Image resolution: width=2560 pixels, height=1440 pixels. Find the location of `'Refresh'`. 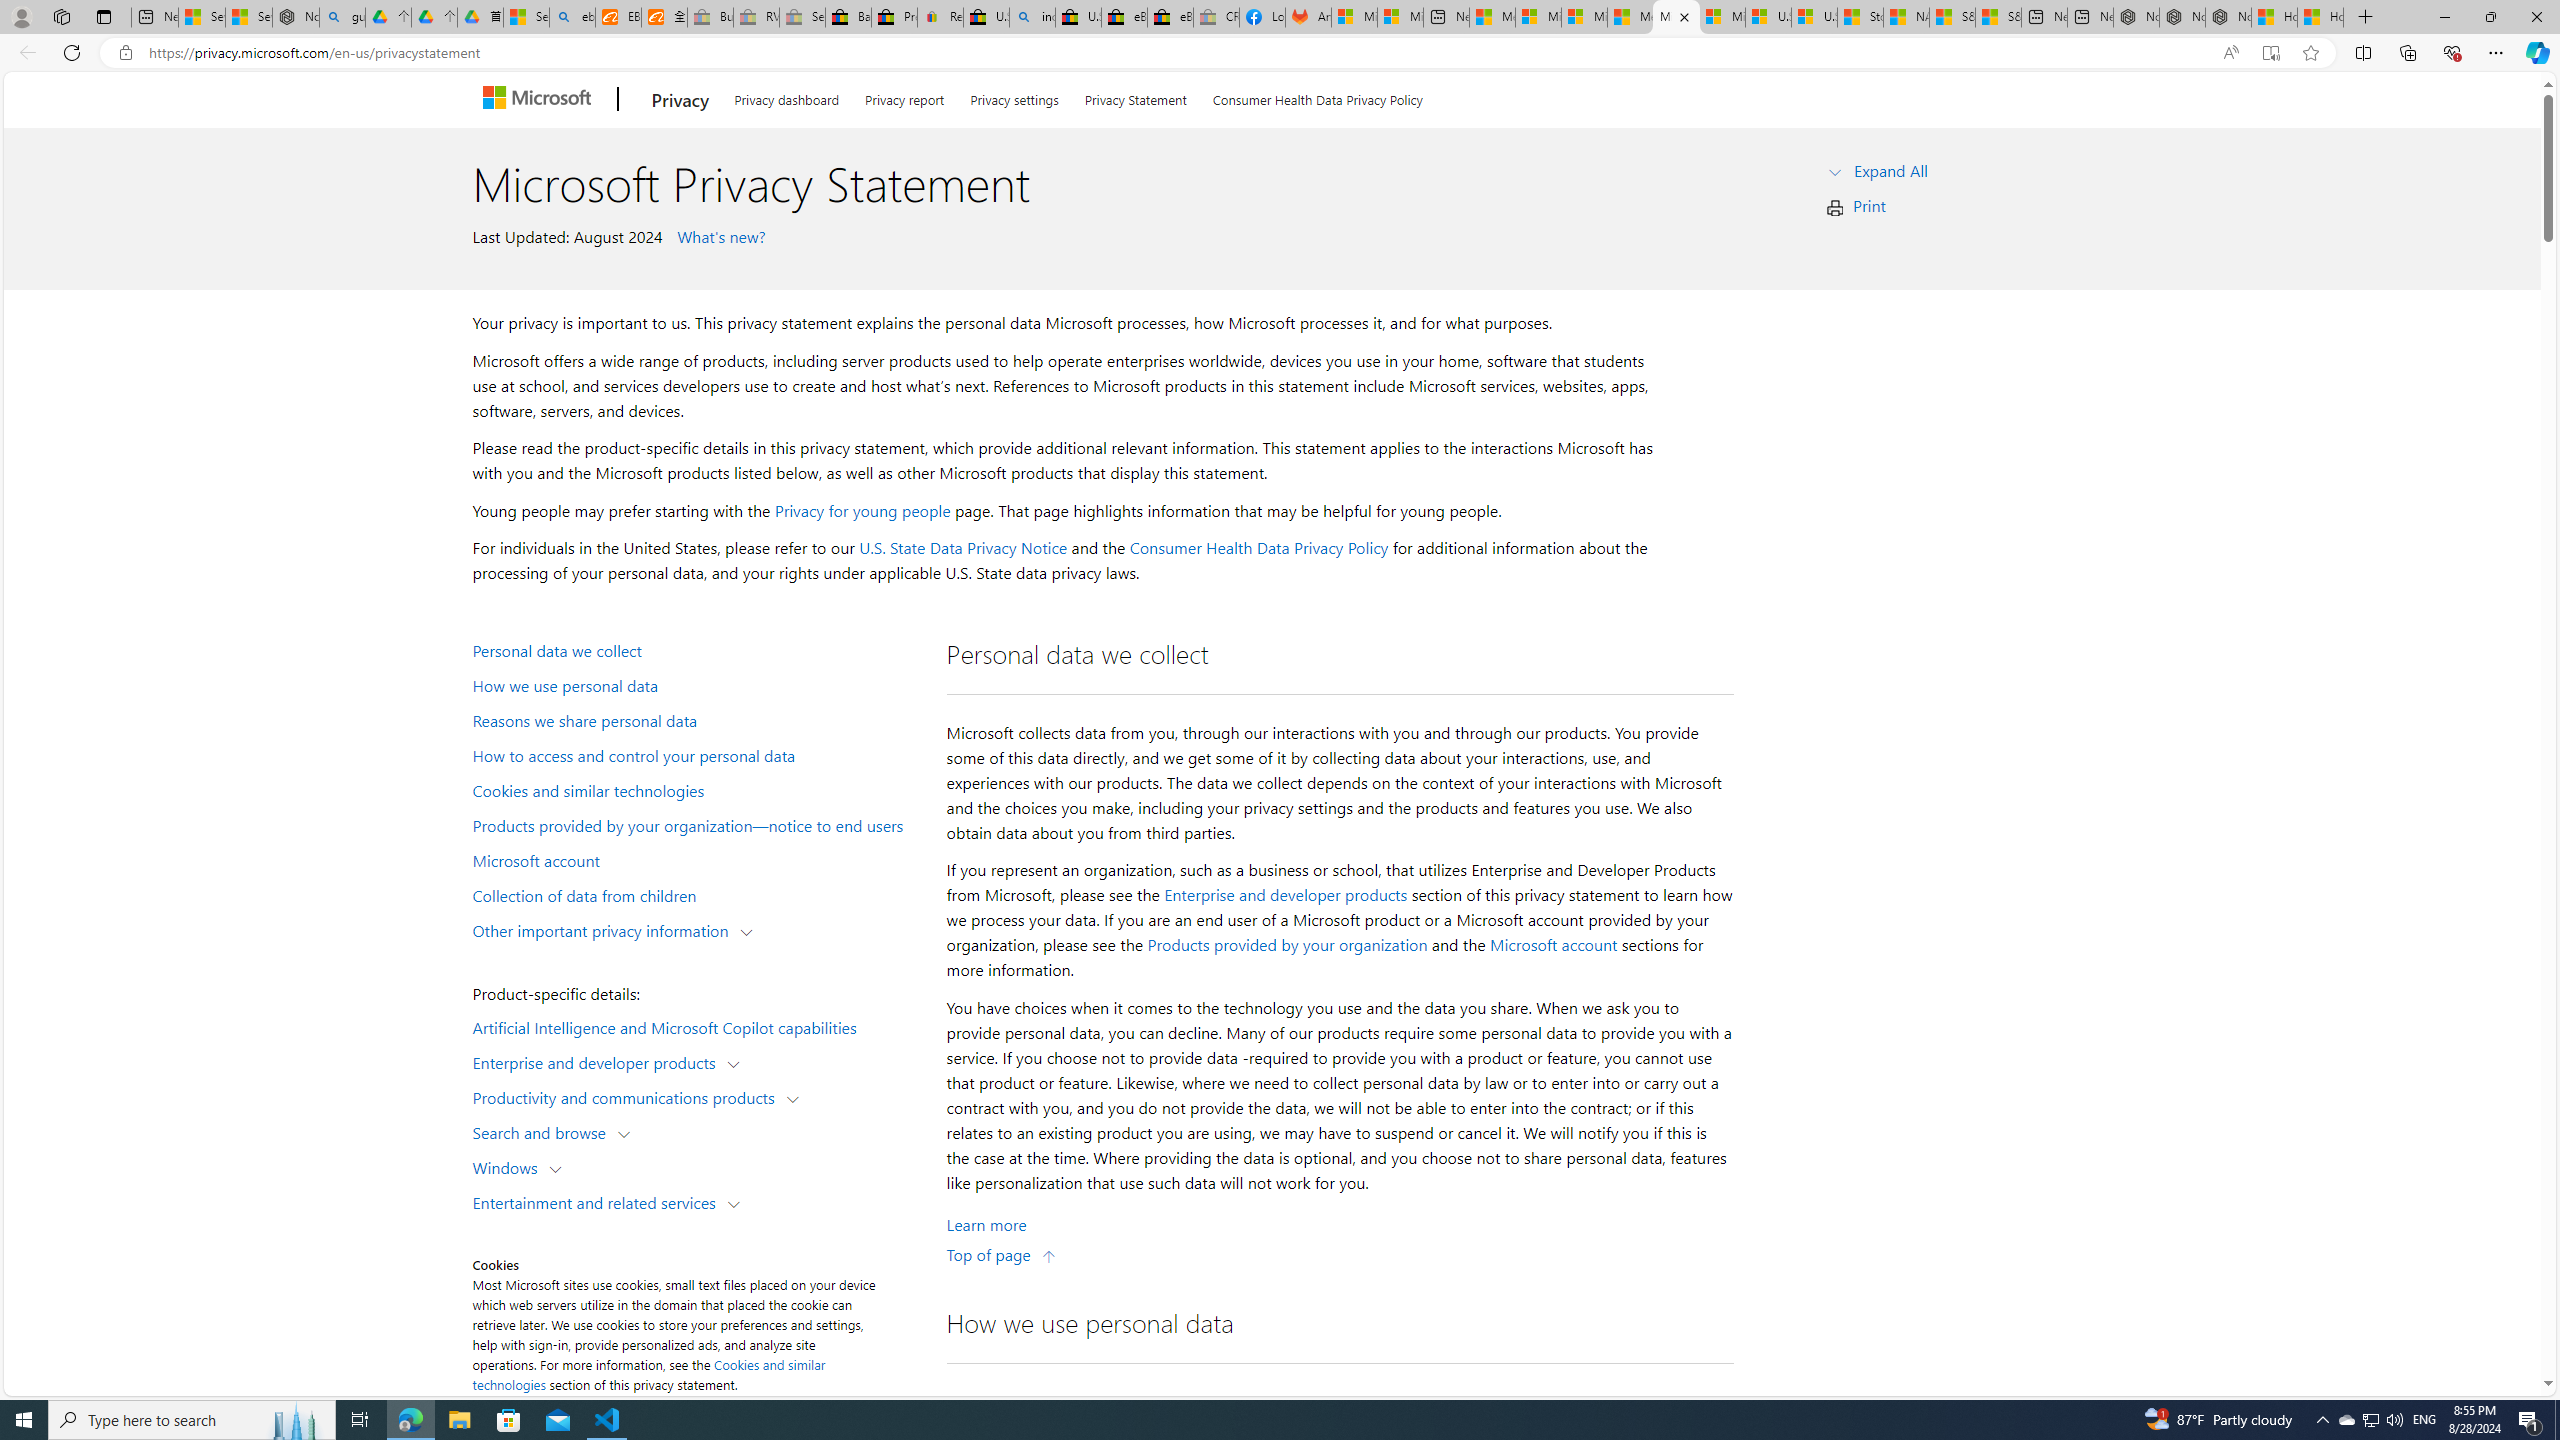

'Refresh' is located at coordinates (70, 51).